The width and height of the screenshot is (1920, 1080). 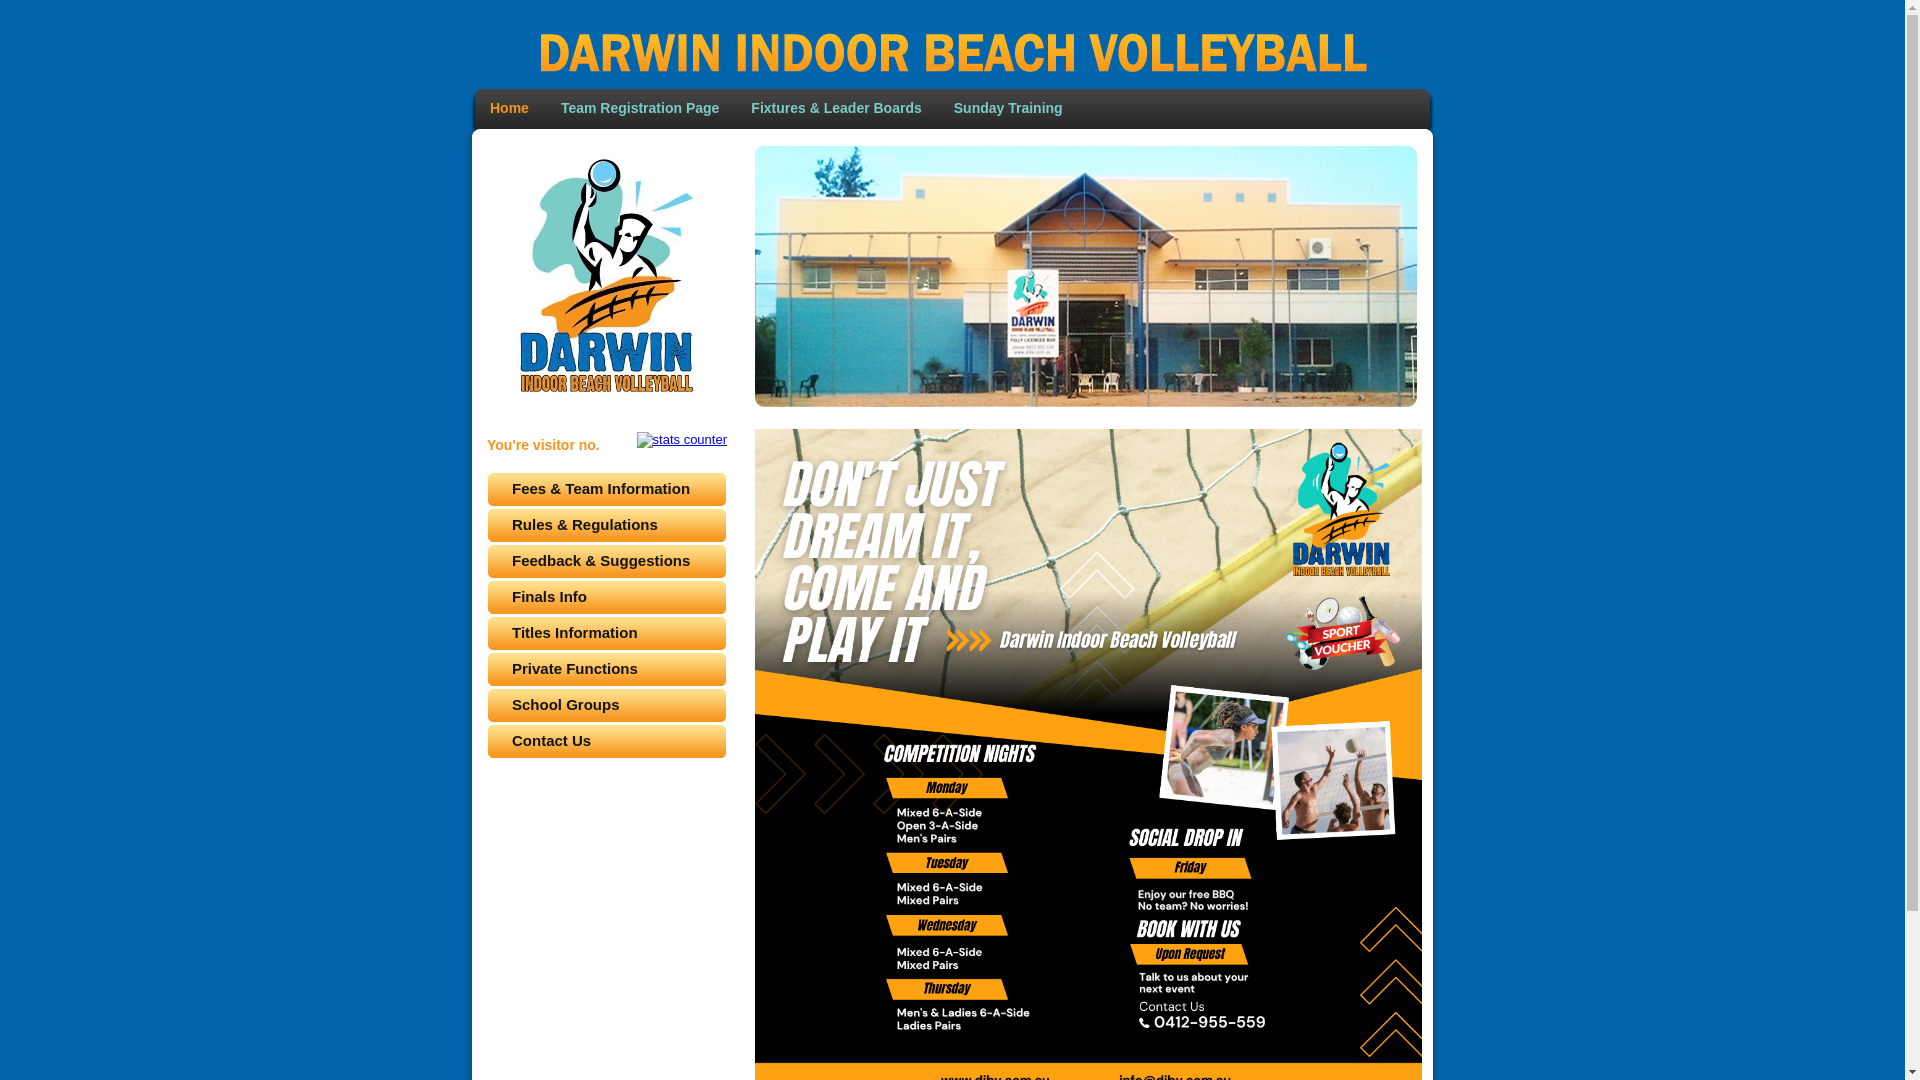 What do you see at coordinates (605, 561) in the screenshot?
I see `'Feedback & Suggestions'` at bounding box center [605, 561].